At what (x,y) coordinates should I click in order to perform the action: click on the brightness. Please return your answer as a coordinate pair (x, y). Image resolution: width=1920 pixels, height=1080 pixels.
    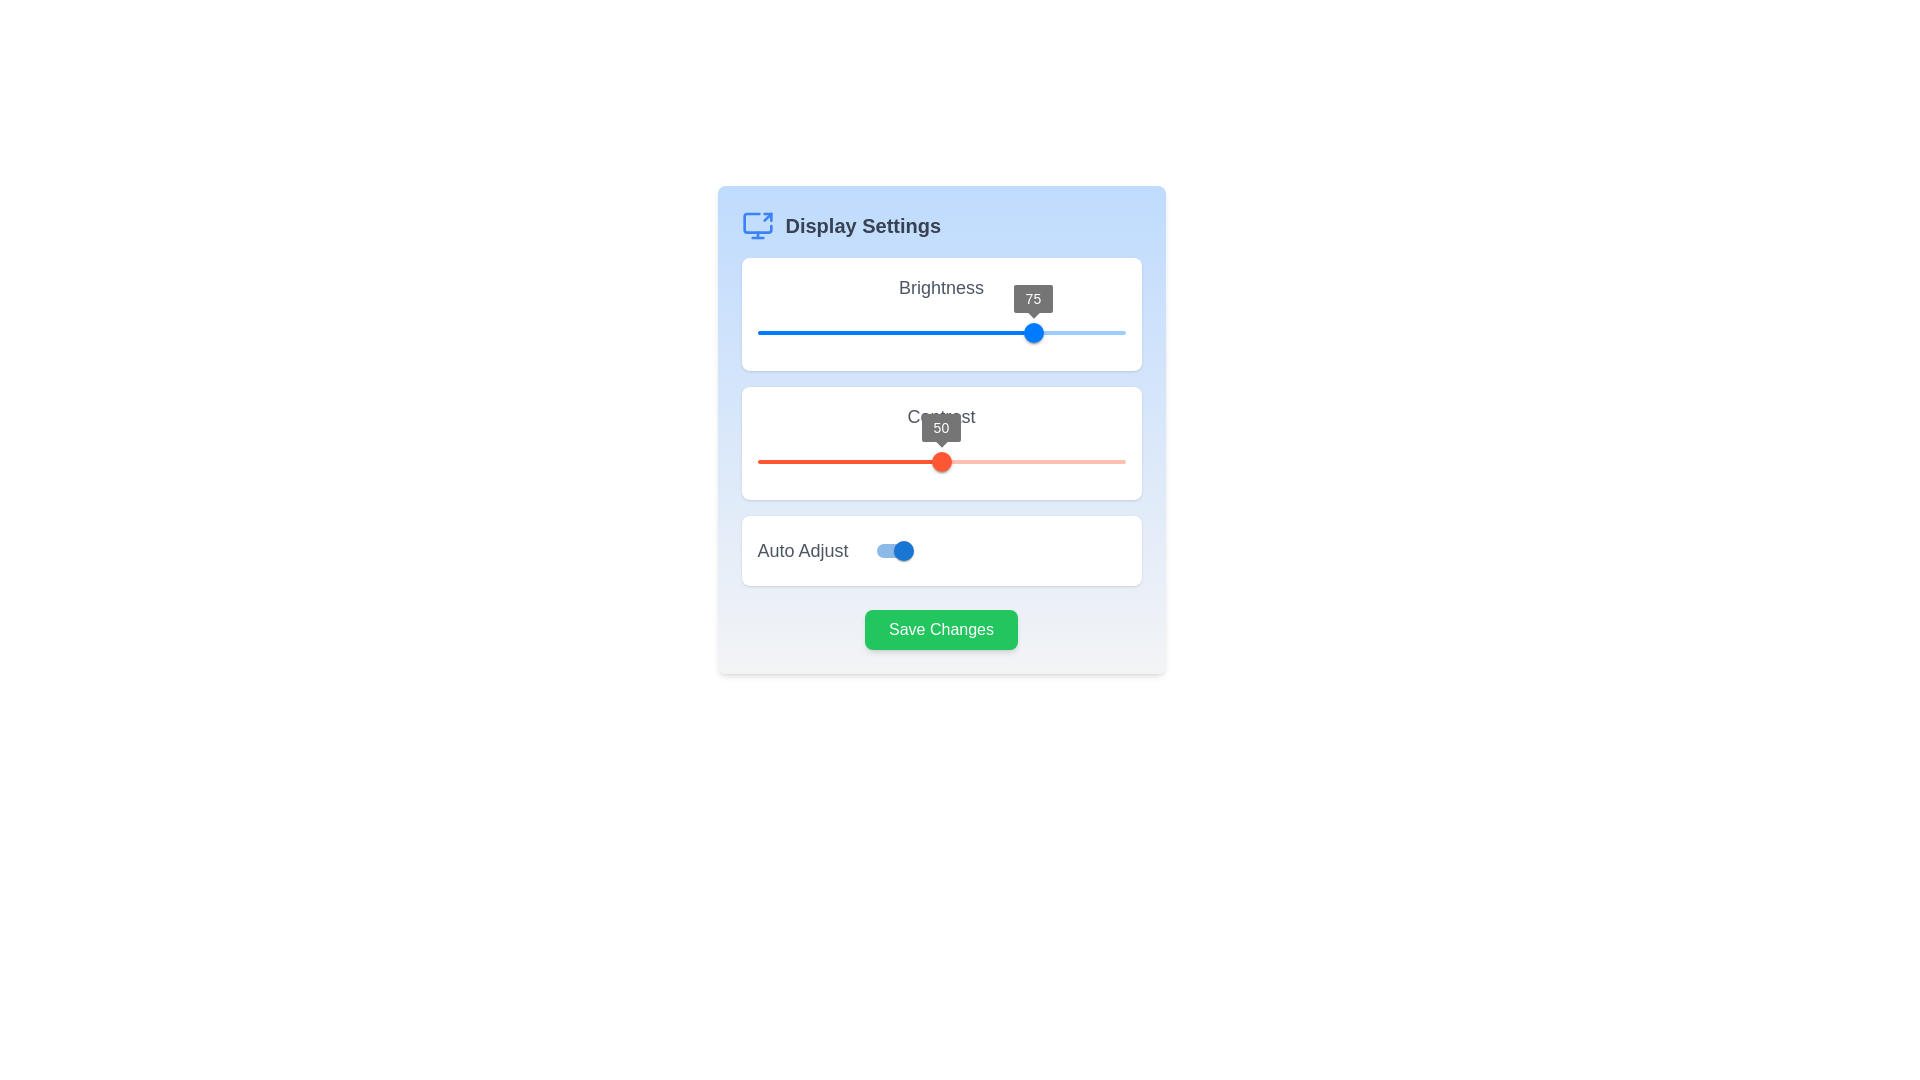
    Looking at the image, I should click on (1112, 331).